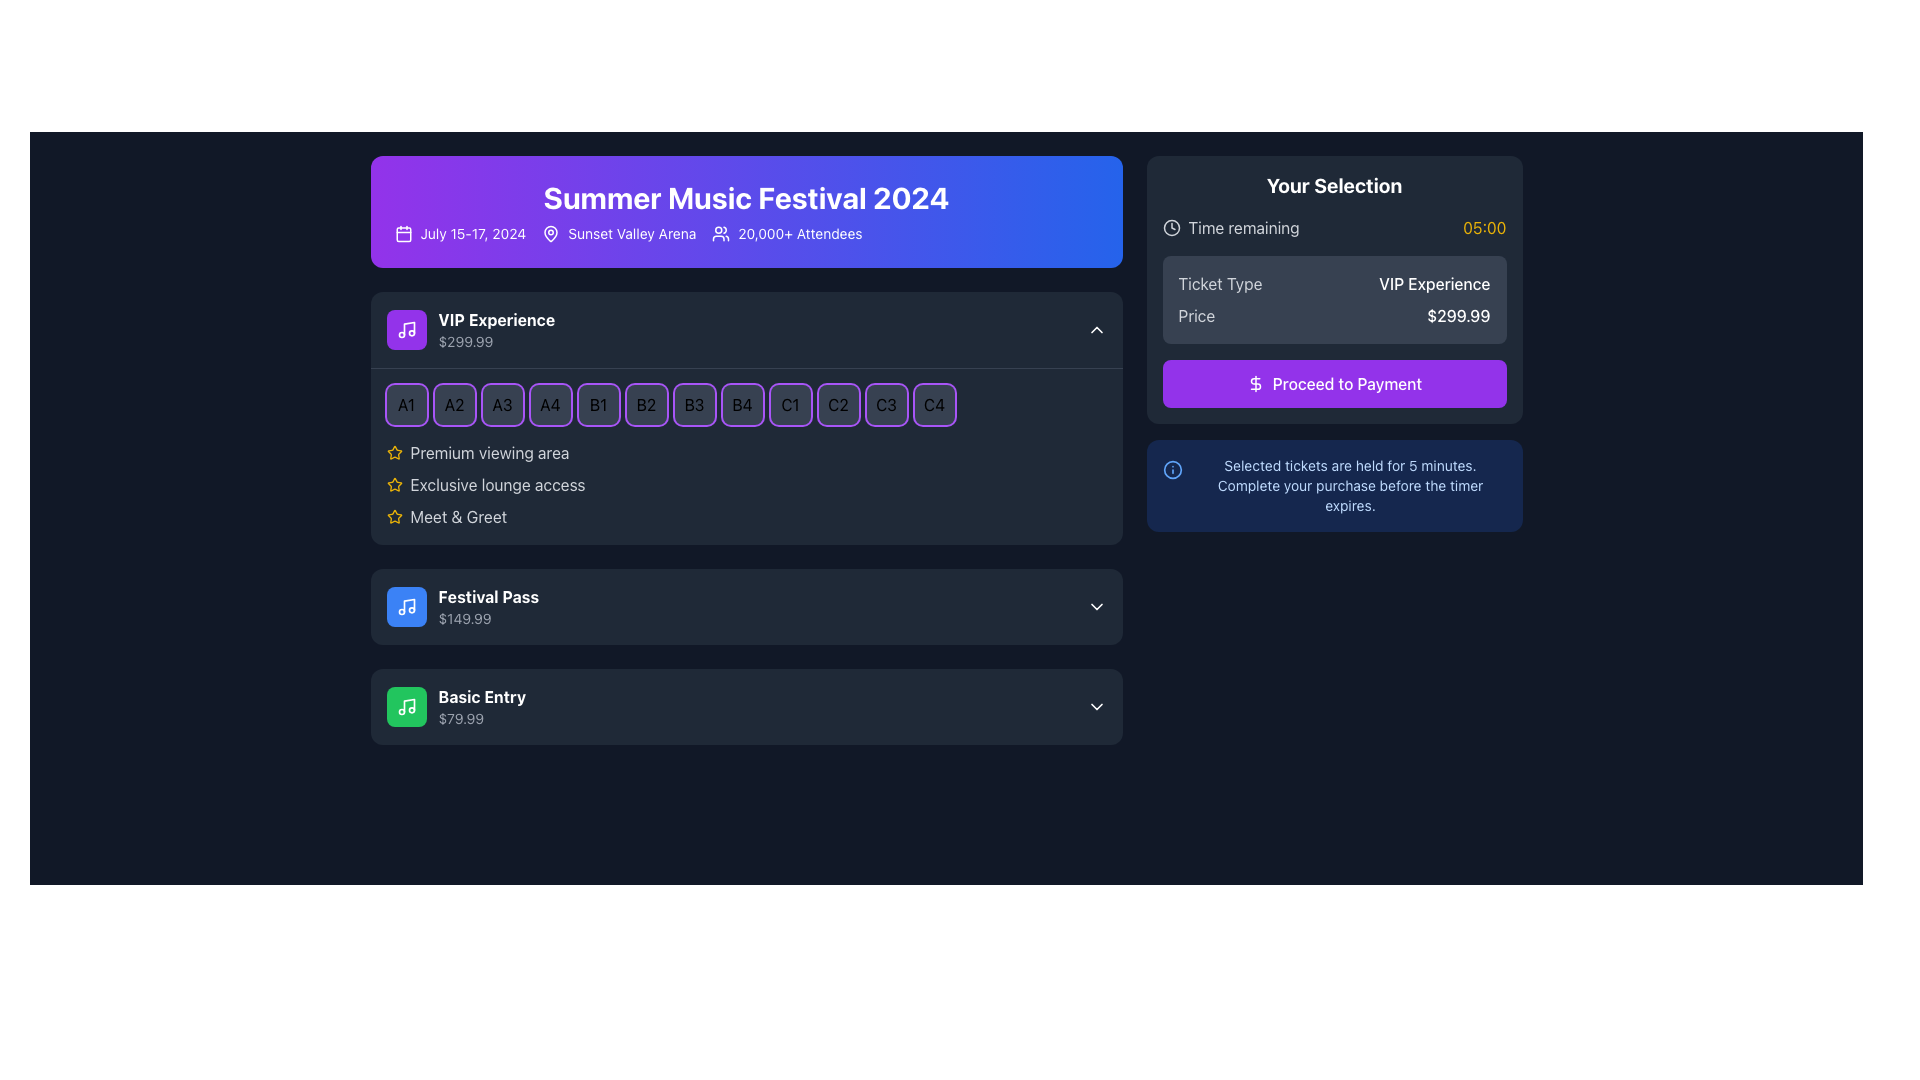 This screenshot has width=1920, height=1080. Describe the element at coordinates (745, 485) in the screenshot. I see `text of the Label with icon that provides information about one of the benefits included in the 'VIP Experience' package, located in the second position under the 'VIP Experience' section` at that location.